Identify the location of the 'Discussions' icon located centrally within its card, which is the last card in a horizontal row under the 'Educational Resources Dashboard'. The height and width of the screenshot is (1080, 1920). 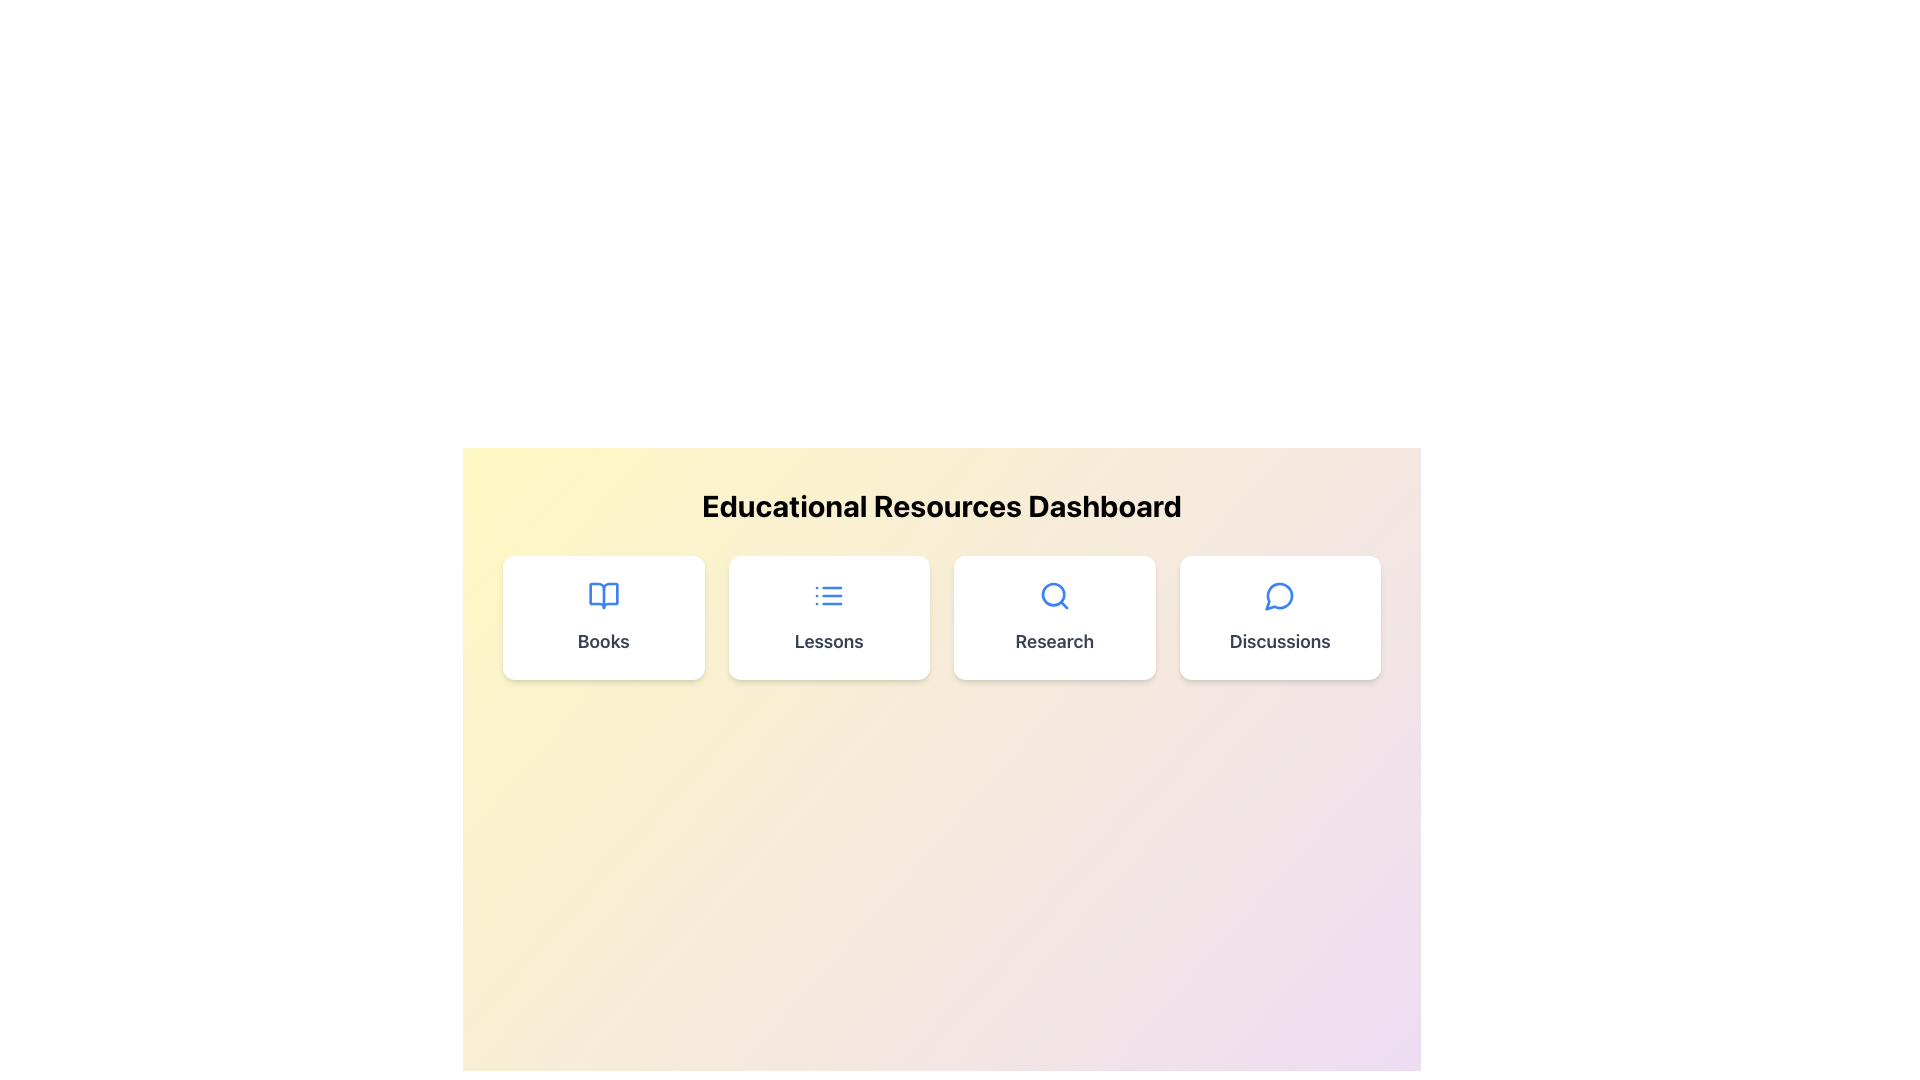
(1280, 595).